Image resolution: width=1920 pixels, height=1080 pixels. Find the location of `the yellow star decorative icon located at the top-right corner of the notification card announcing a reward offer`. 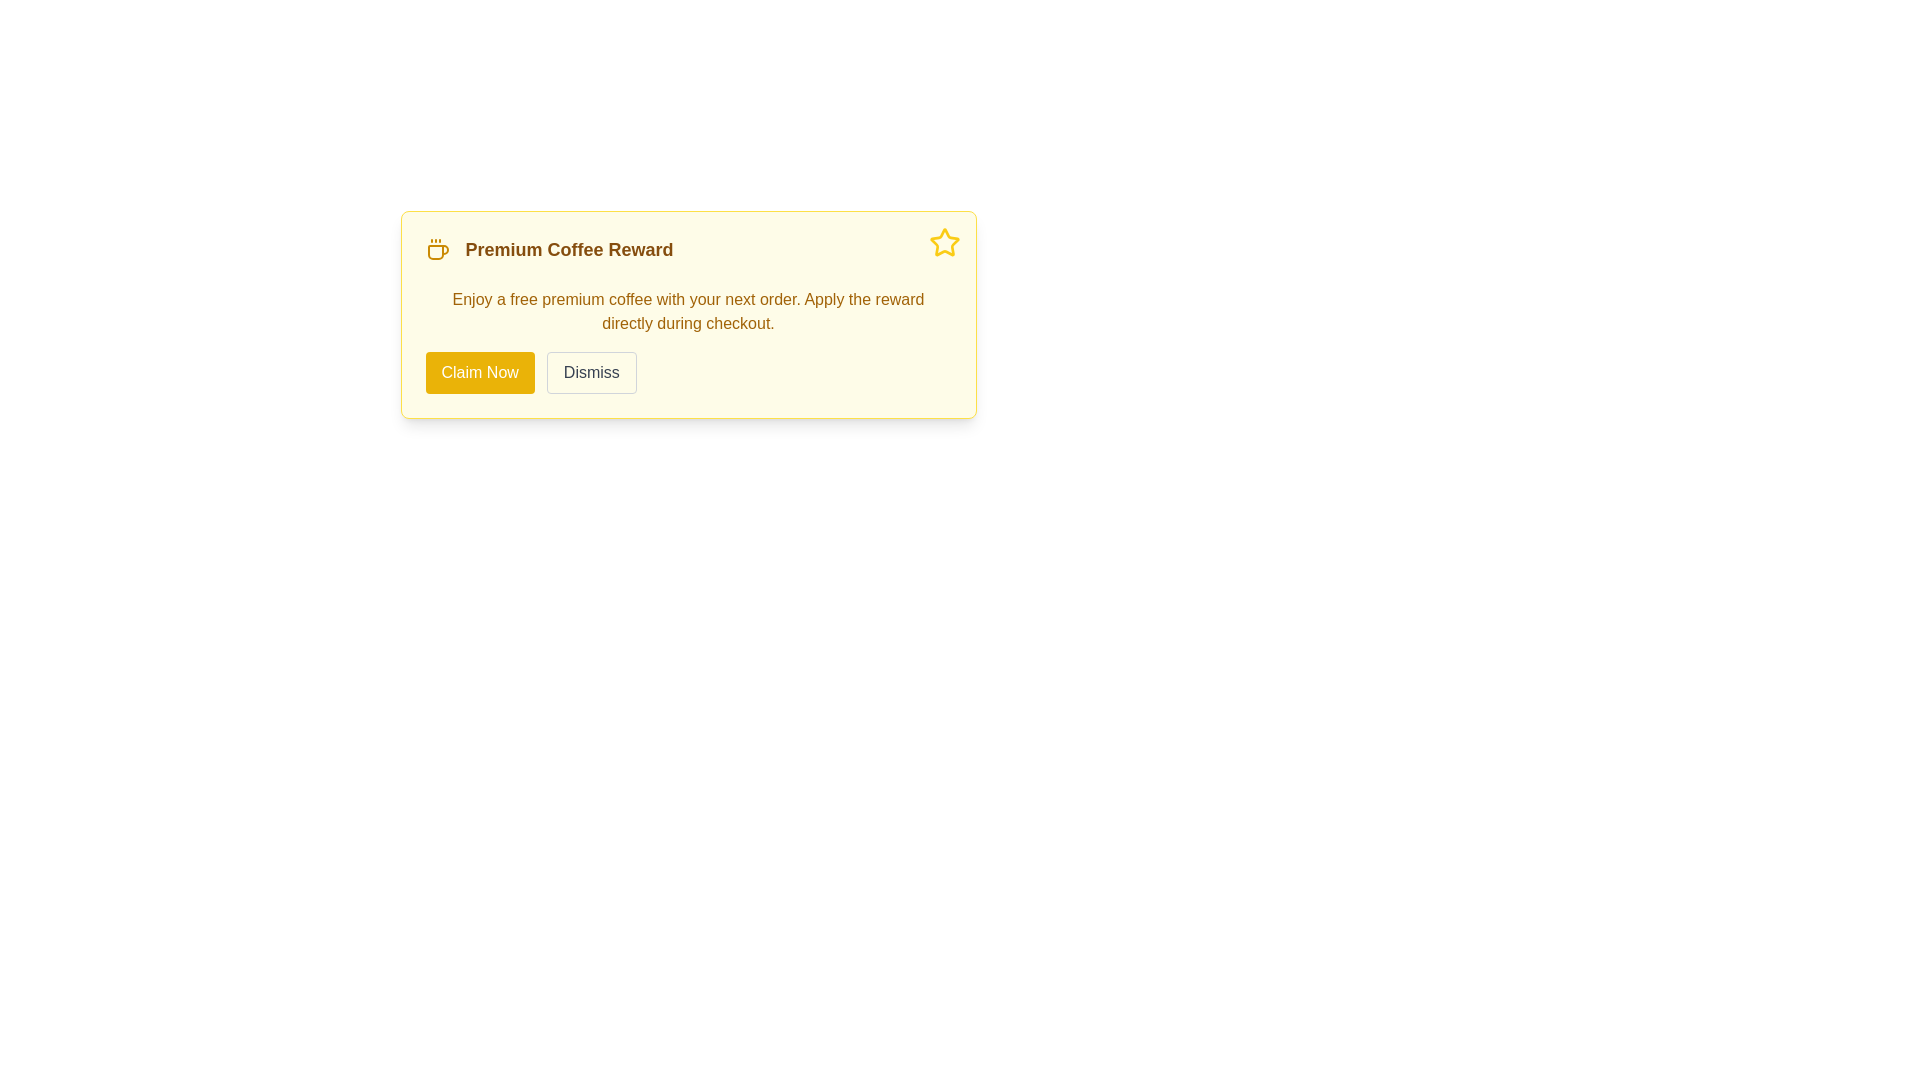

the yellow star decorative icon located at the top-right corner of the notification card announcing a reward offer is located at coordinates (943, 242).